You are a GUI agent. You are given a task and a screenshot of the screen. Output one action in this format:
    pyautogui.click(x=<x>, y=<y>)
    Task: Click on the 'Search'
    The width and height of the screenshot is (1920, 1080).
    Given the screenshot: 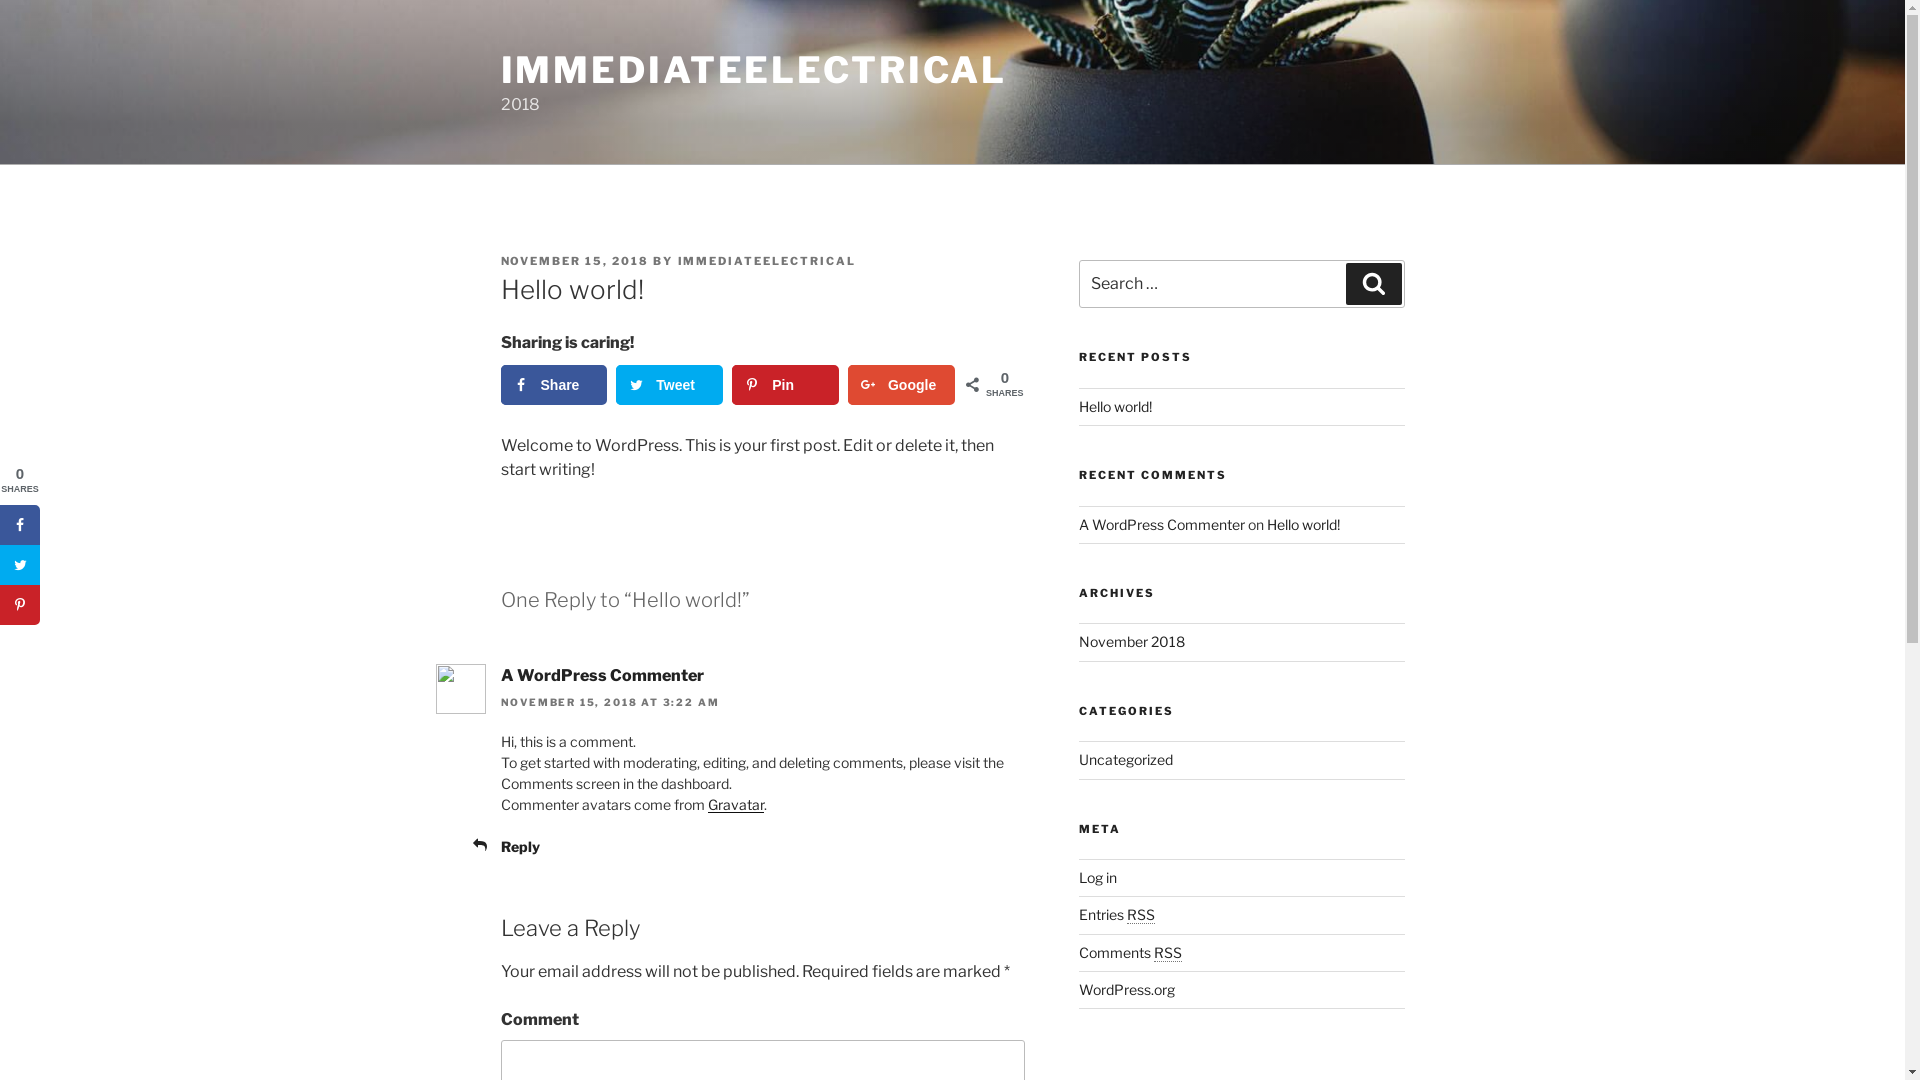 What is the action you would take?
    pyautogui.click(x=1372, y=284)
    